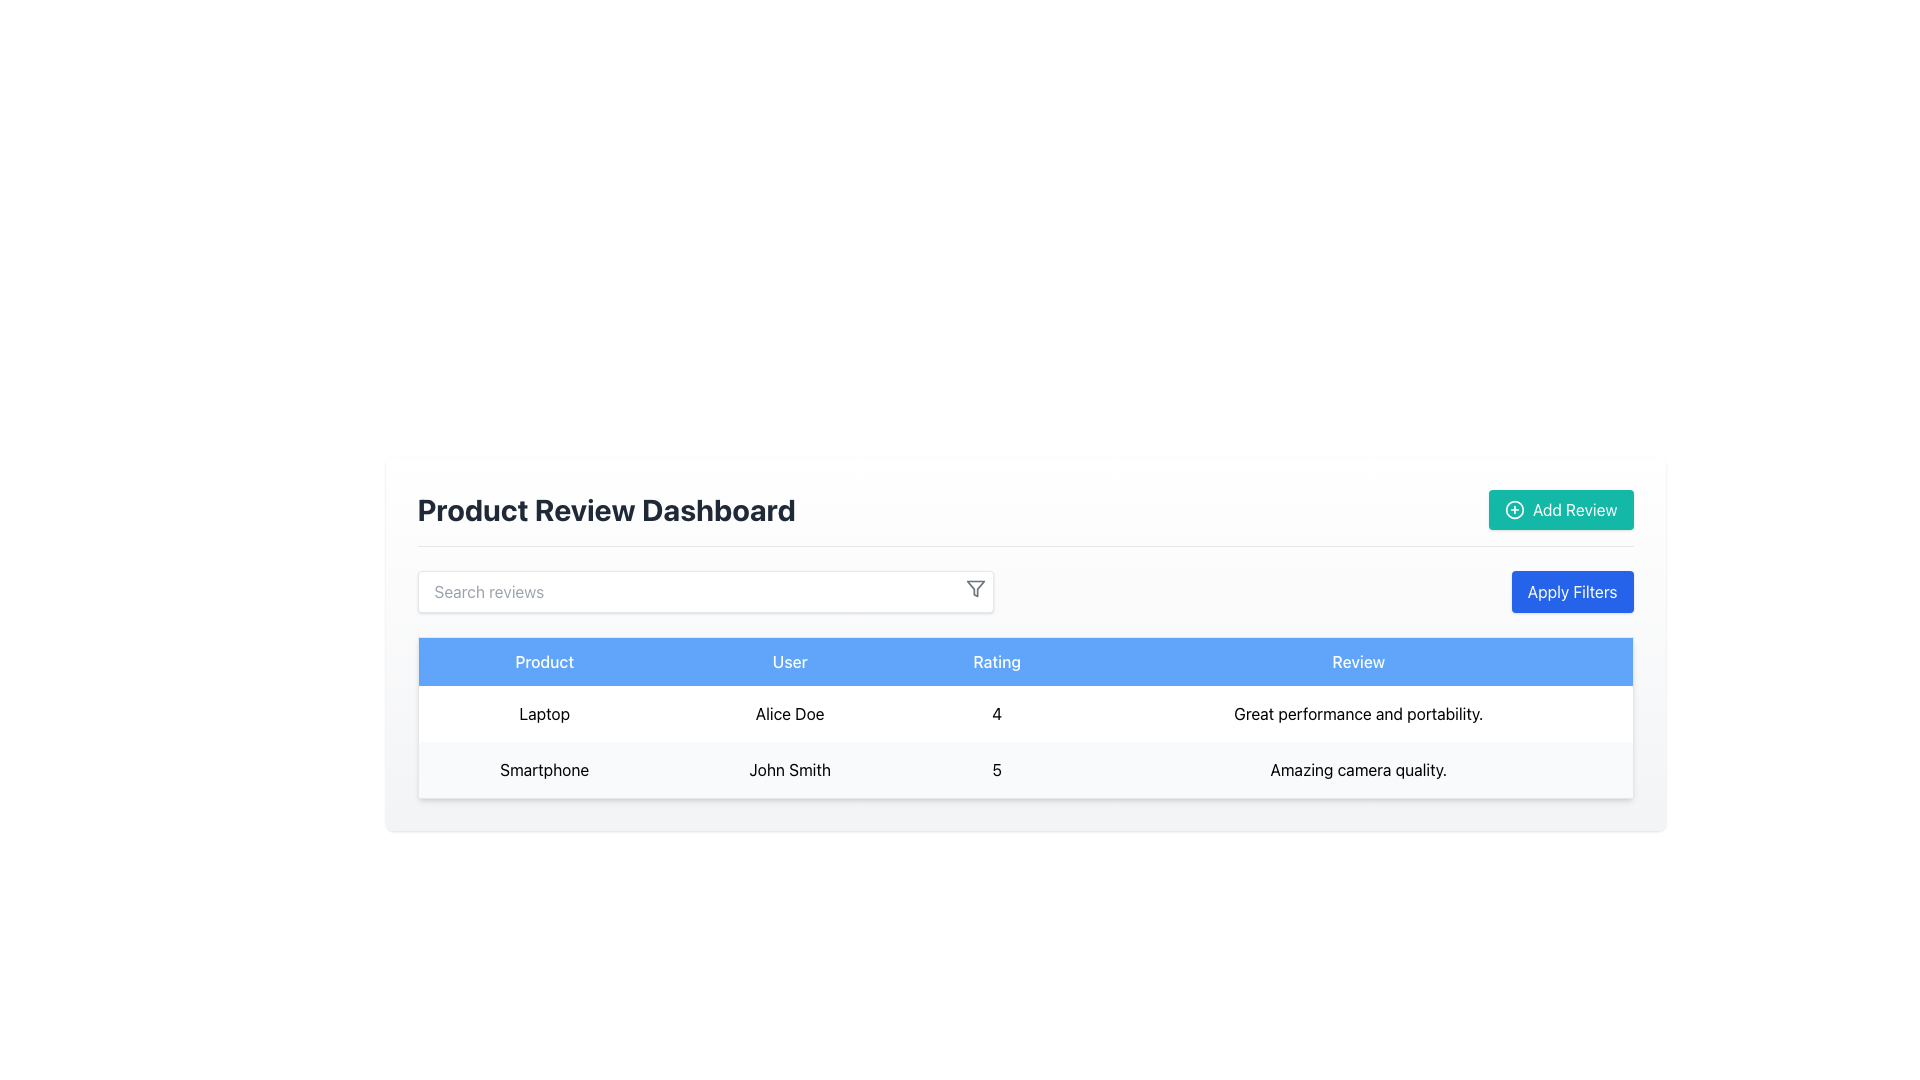  Describe the element at coordinates (1025, 769) in the screenshot. I see `the second row of the product review table, which contains the entries 'Smartphone', 'John Smith', '5', and 'Amazing camera quality'` at that location.